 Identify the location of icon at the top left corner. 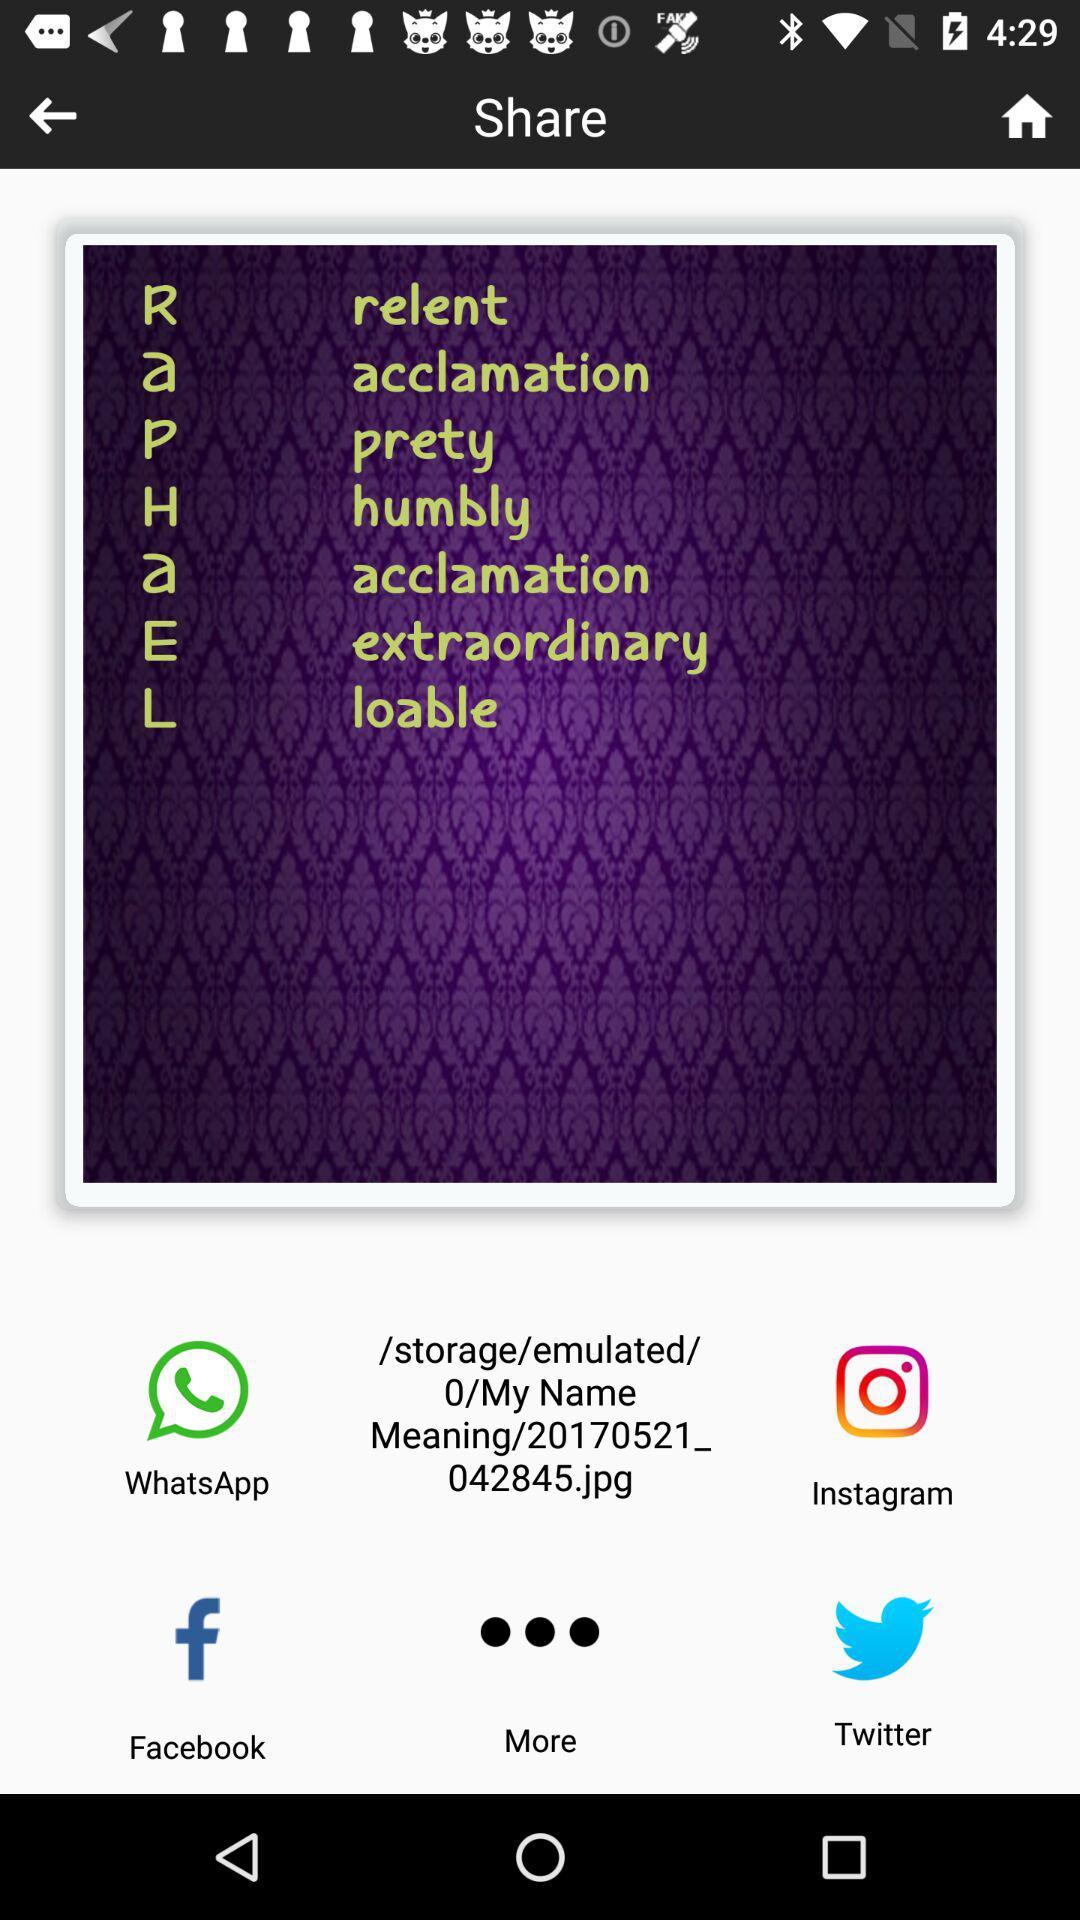
(51, 114).